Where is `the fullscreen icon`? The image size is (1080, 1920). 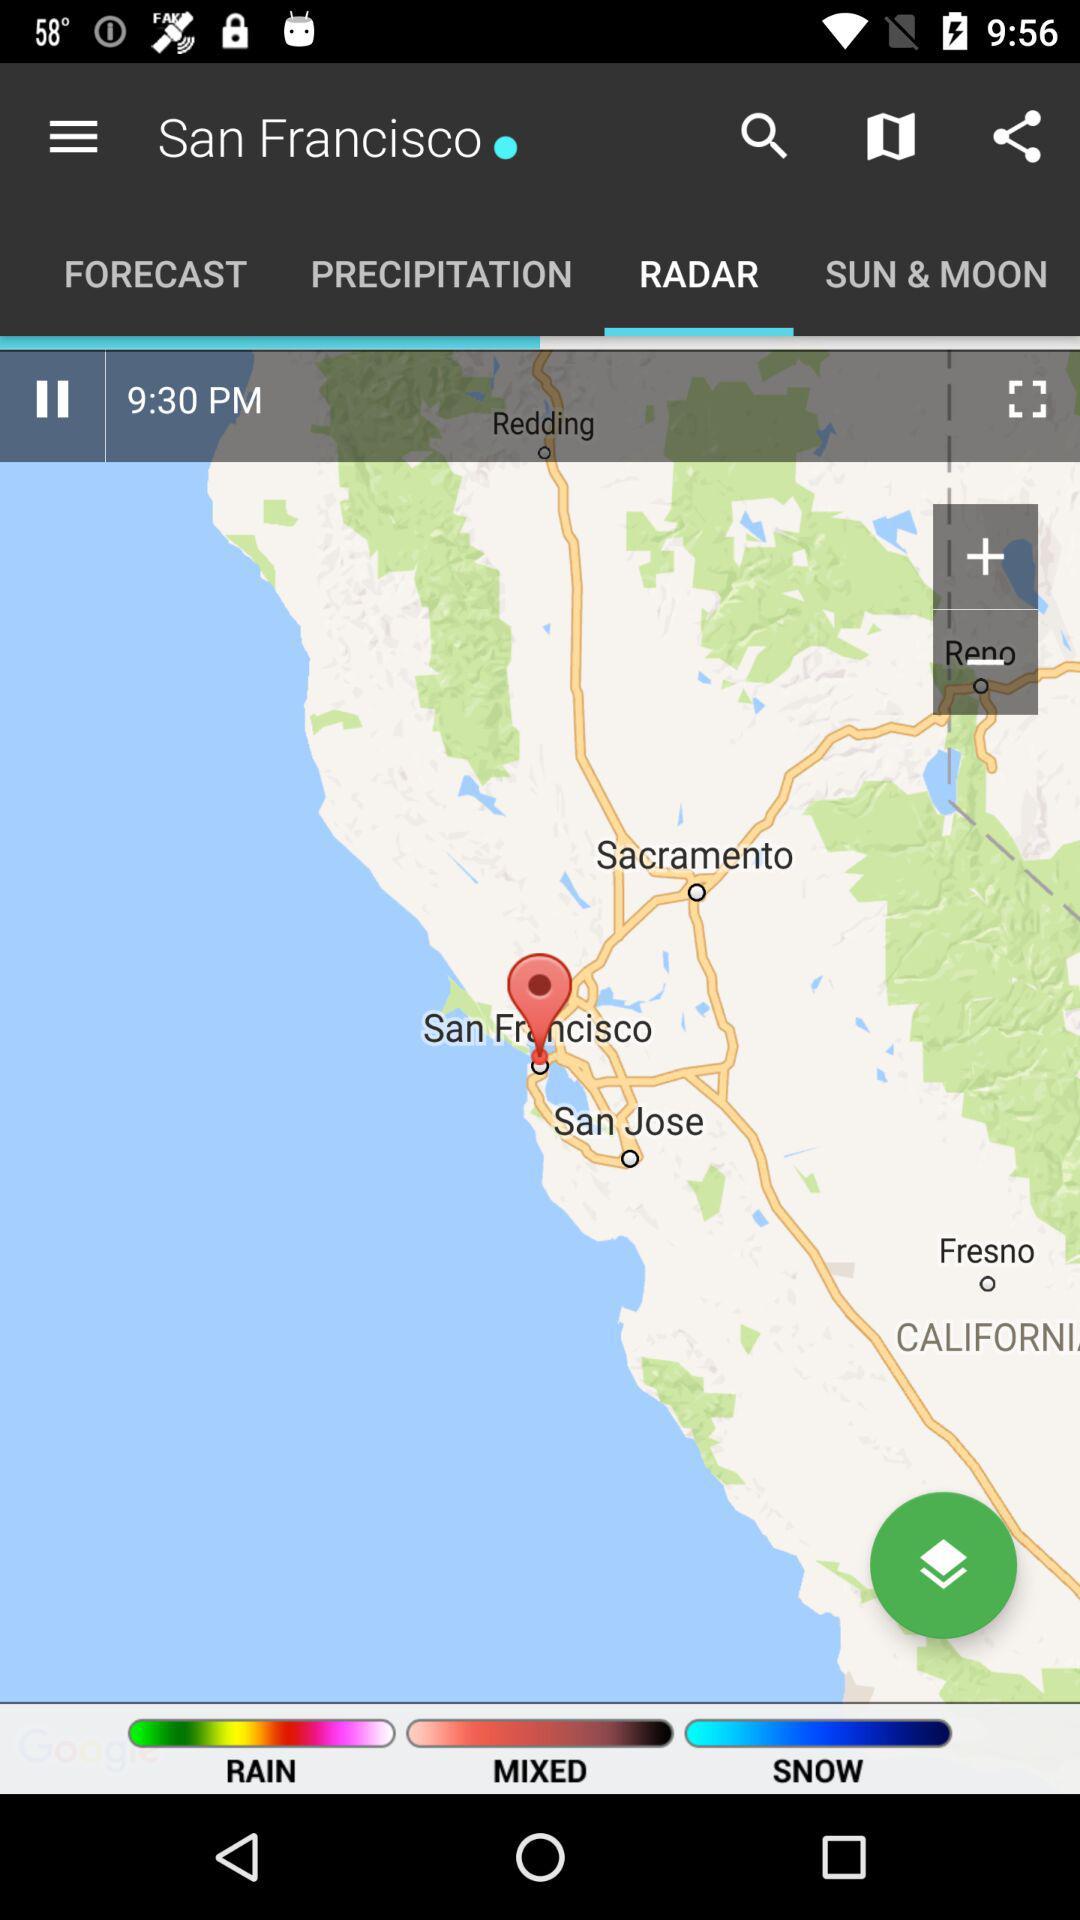 the fullscreen icon is located at coordinates (1027, 398).